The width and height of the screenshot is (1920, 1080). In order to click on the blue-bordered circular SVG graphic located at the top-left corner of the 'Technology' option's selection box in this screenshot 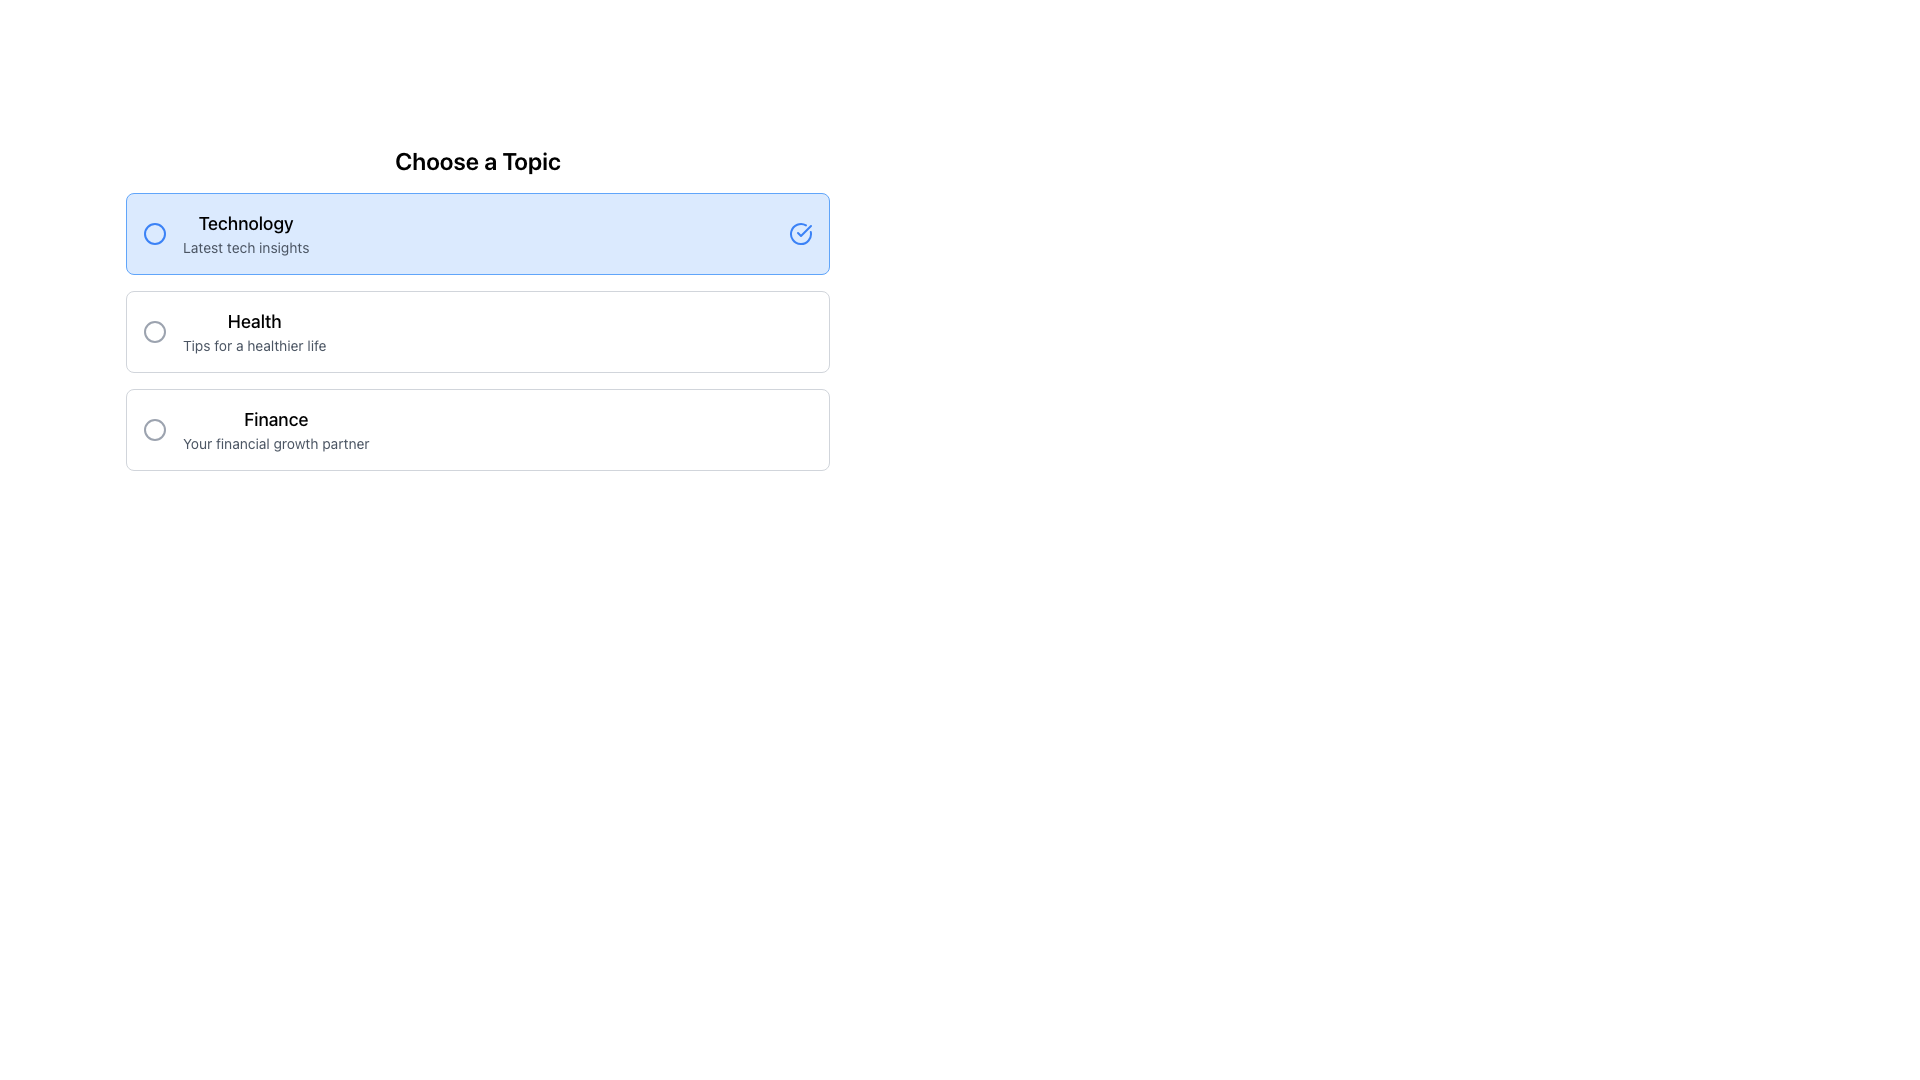, I will do `click(153, 233)`.